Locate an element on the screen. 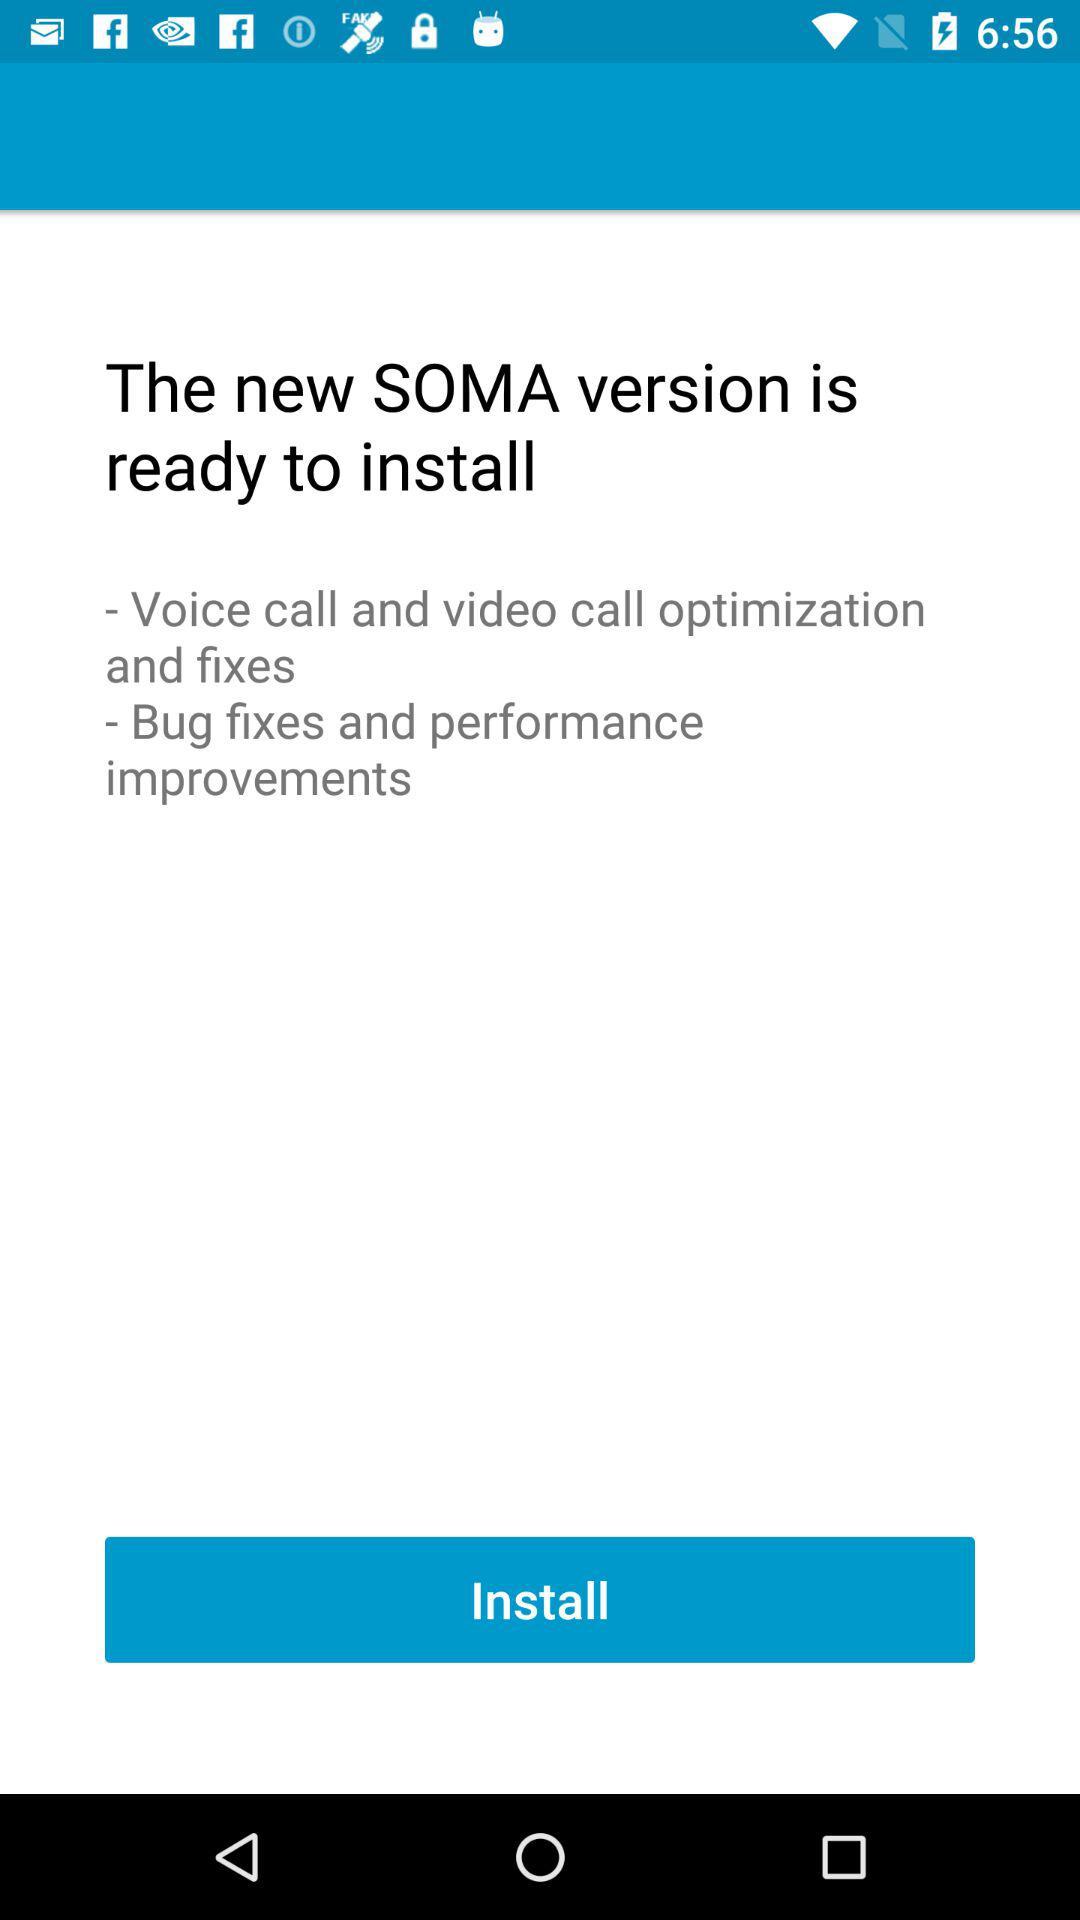 The width and height of the screenshot is (1080, 1920). the voice call and icon is located at coordinates (540, 691).